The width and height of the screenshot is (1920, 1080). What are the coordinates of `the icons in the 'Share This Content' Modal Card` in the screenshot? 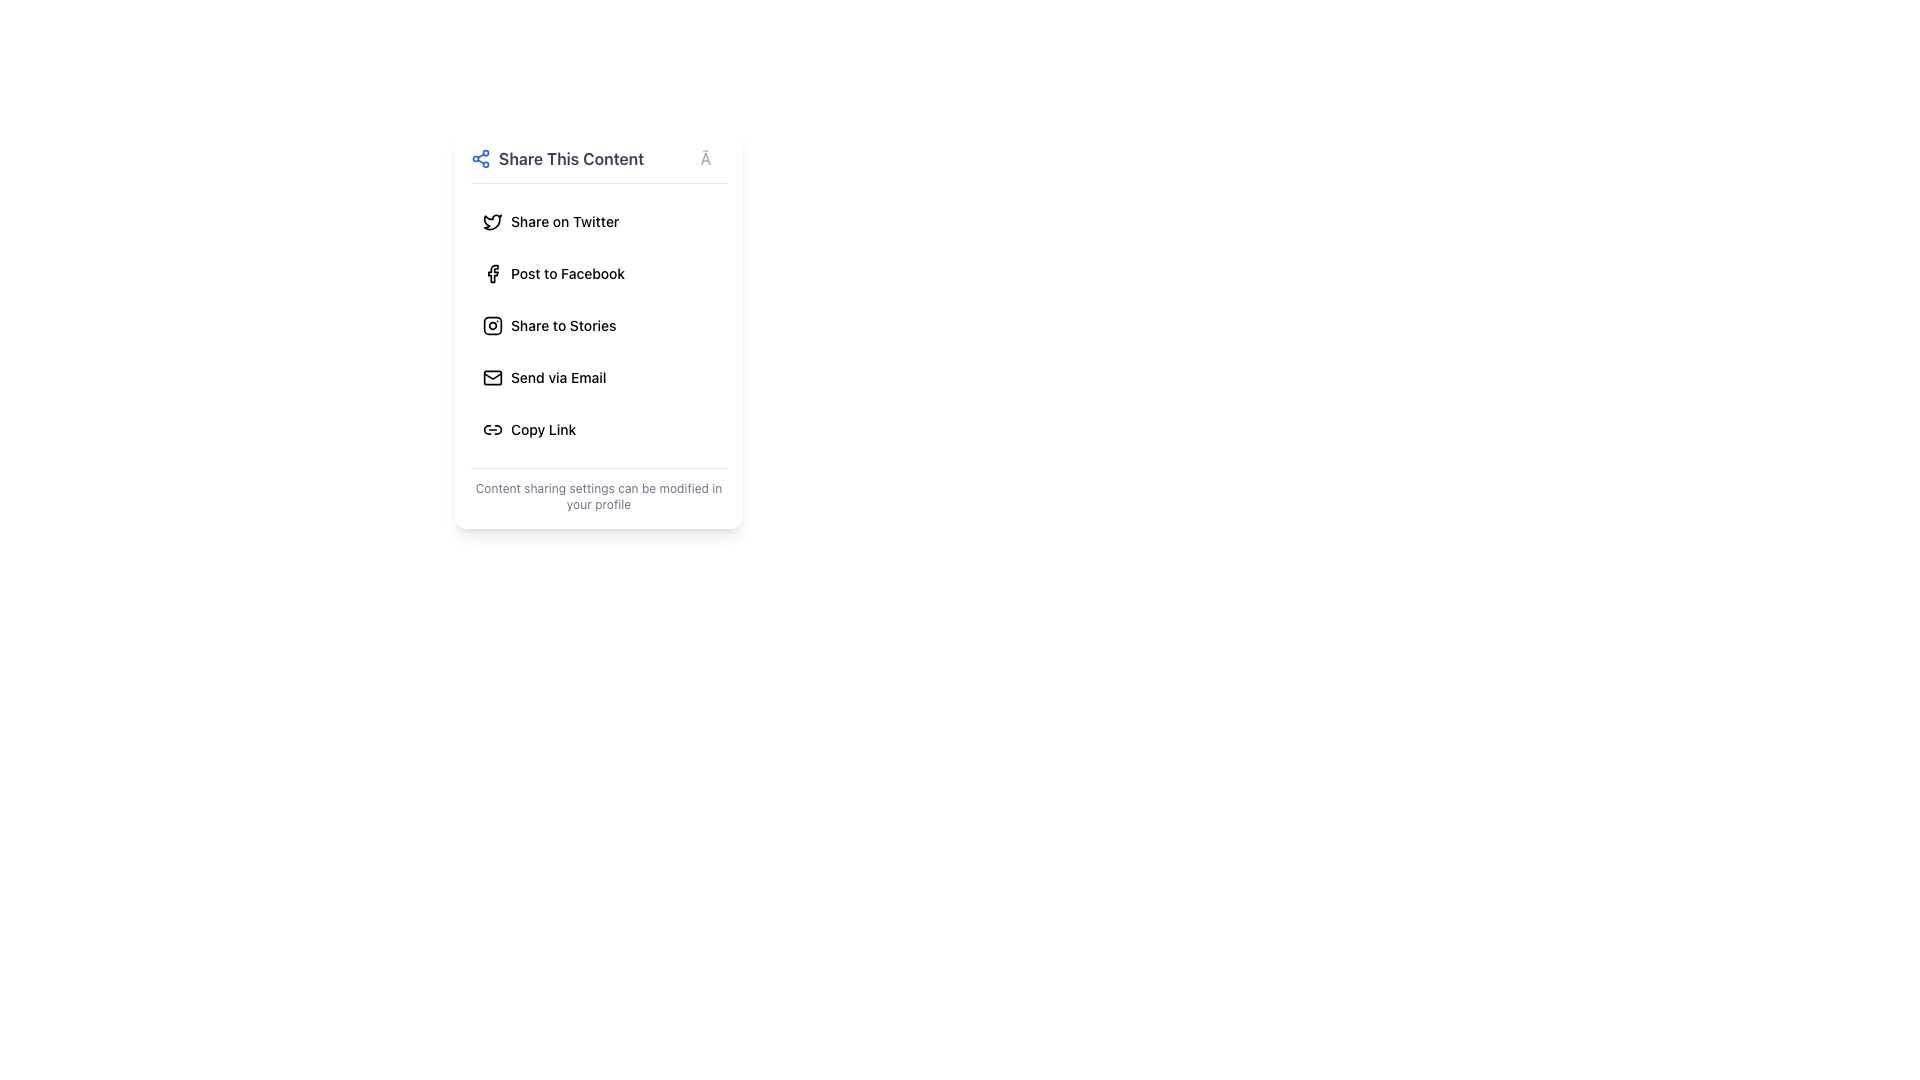 It's located at (598, 329).